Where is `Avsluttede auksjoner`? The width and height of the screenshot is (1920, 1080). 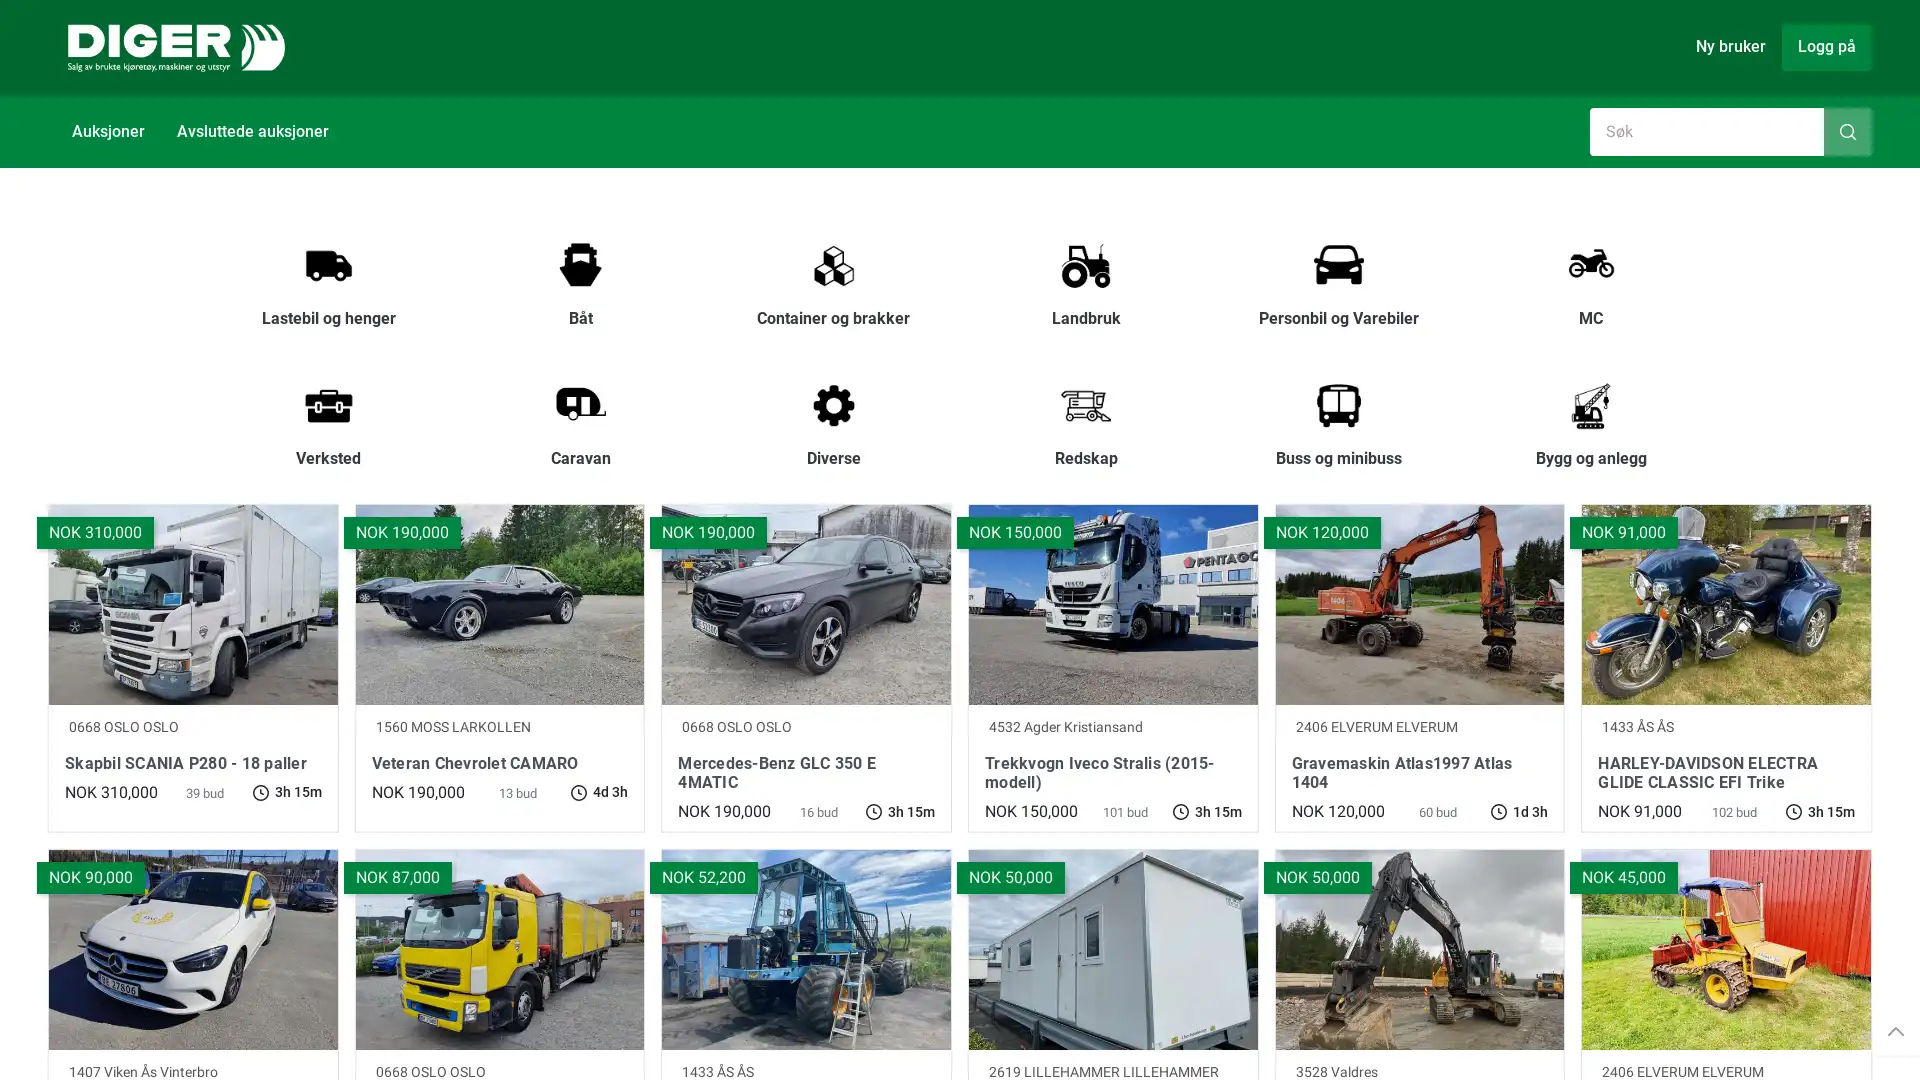 Avsluttede auksjoner is located at coordinates (252, 131).